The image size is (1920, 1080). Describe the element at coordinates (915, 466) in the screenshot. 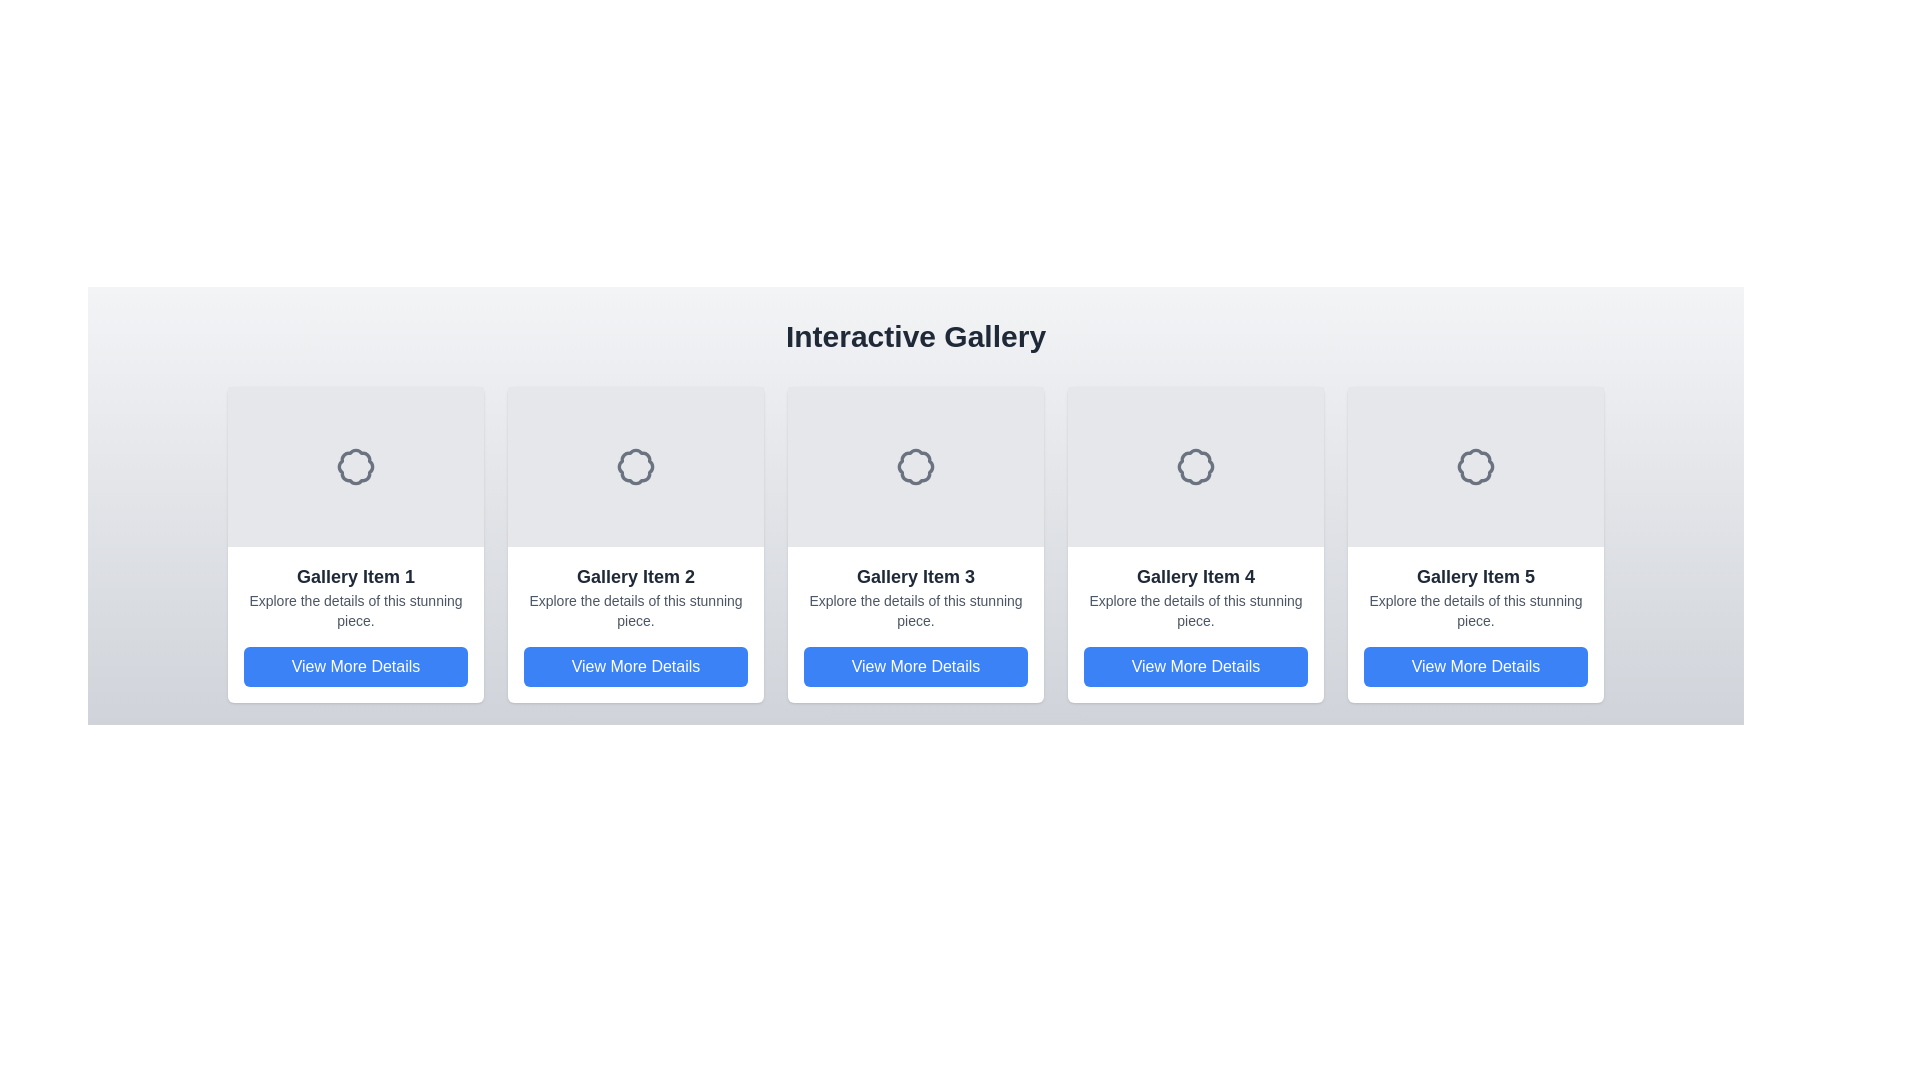

I see `the center of the circular badge-shaped icon with scalloped edges located in the header area of Gallery Item 3 for feedback interaction` at that location.